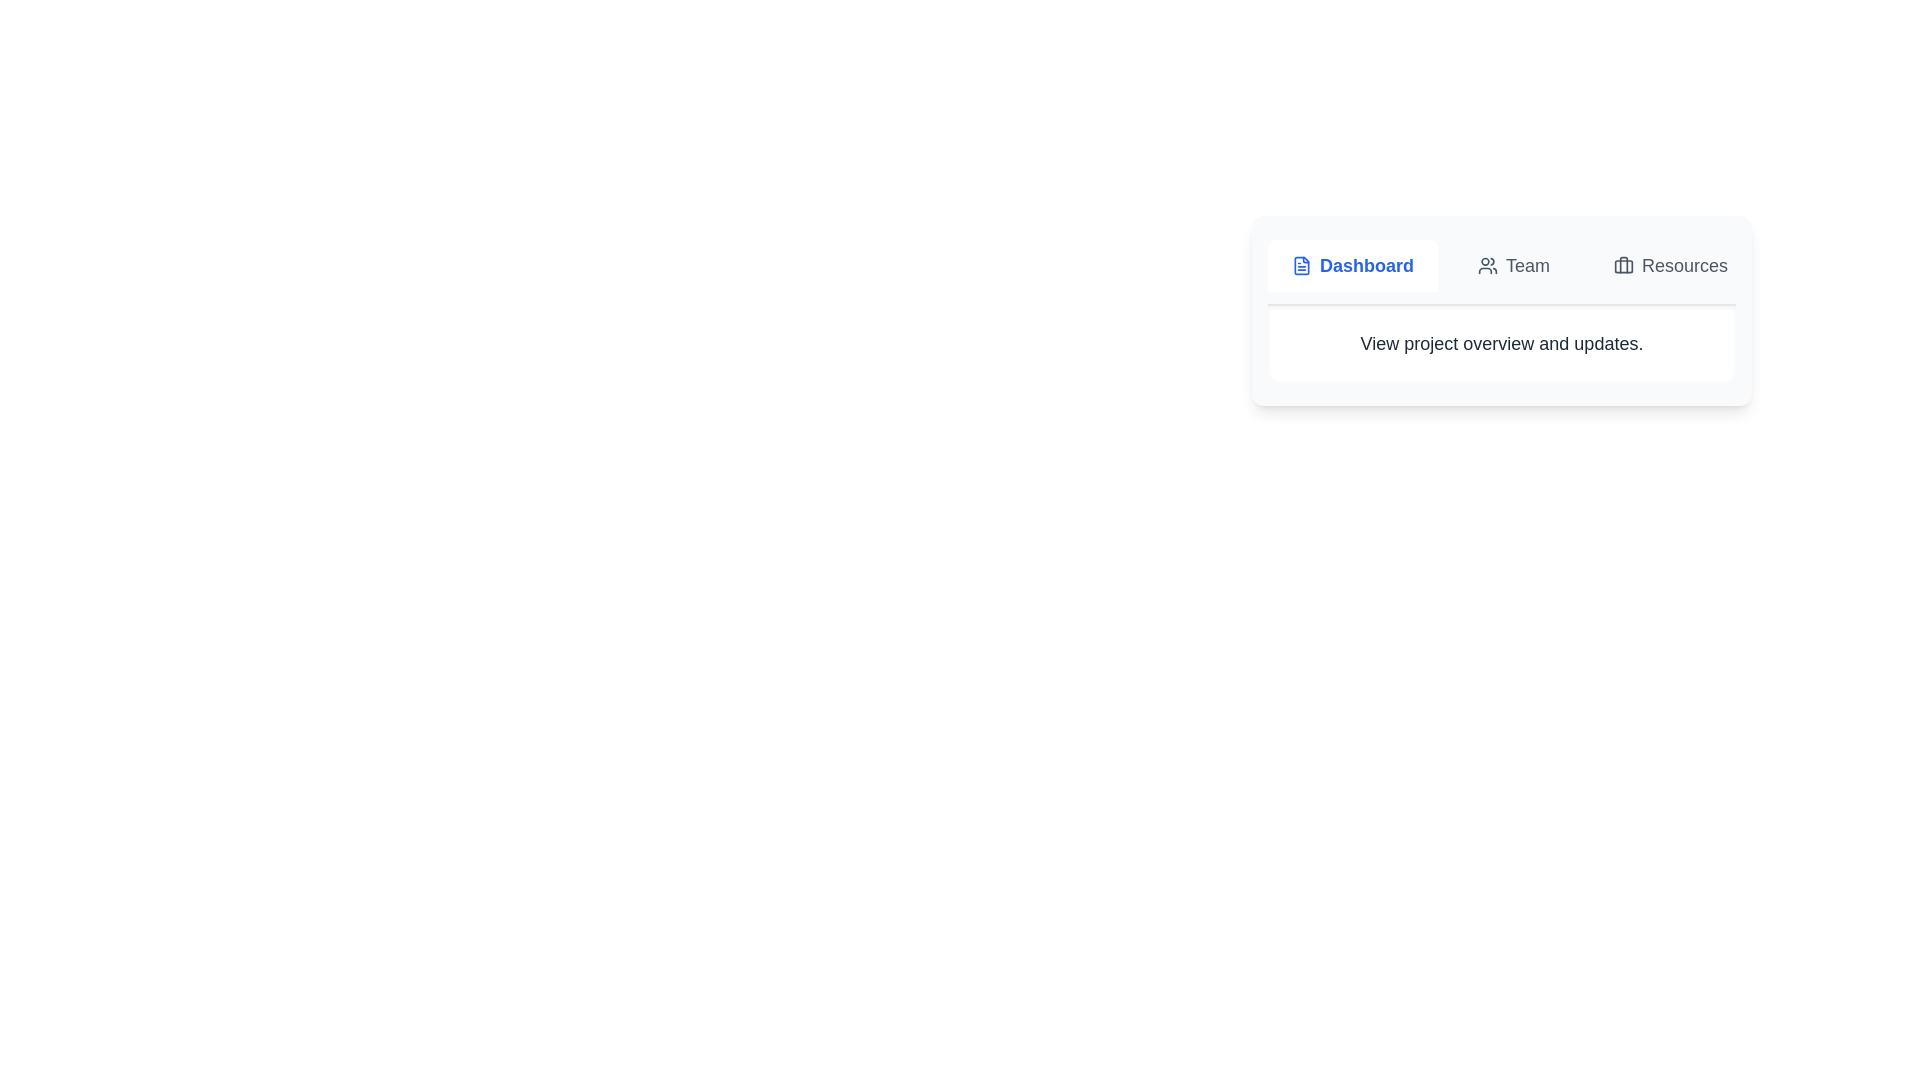  I want to click on the Team tab by clicking on its button, so click(1513, 265).